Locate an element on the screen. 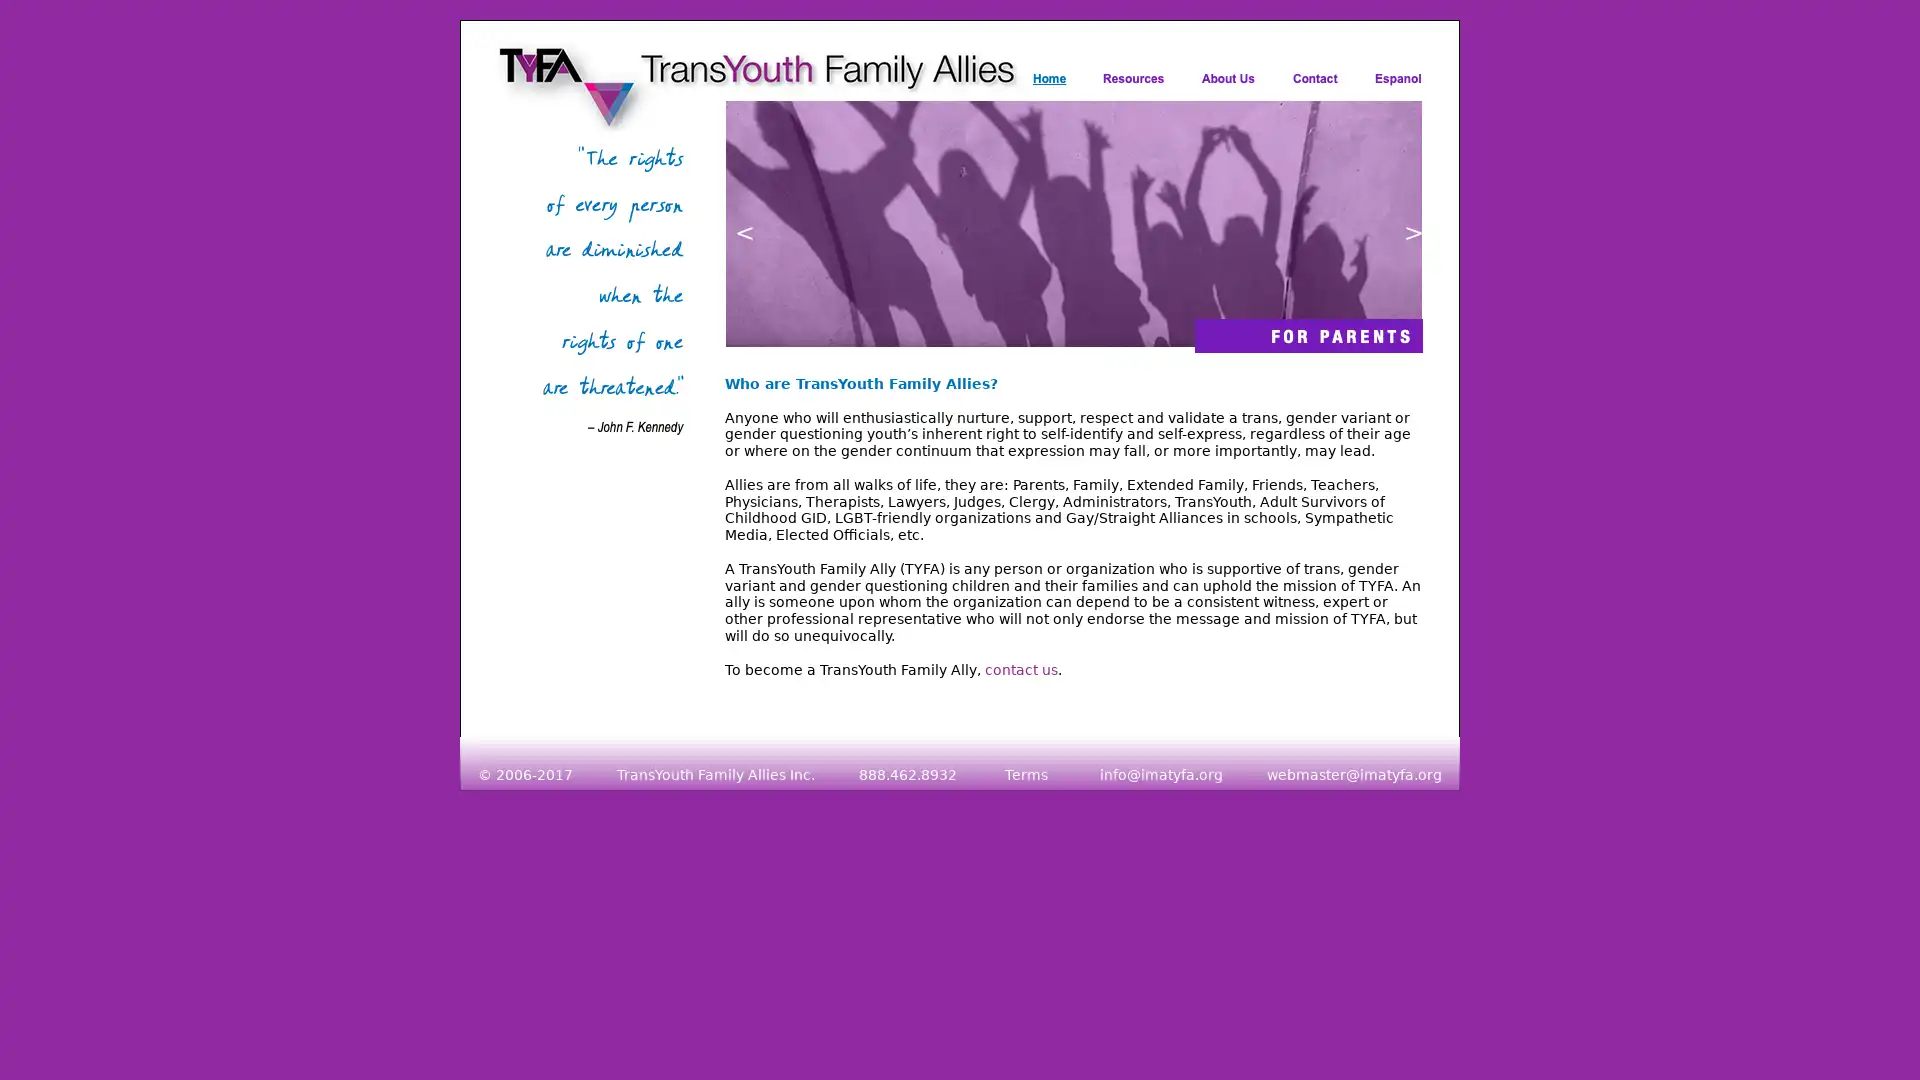 The height and width of the screenshot is (1080, 1920). next is located at coordinates (1408, 233).